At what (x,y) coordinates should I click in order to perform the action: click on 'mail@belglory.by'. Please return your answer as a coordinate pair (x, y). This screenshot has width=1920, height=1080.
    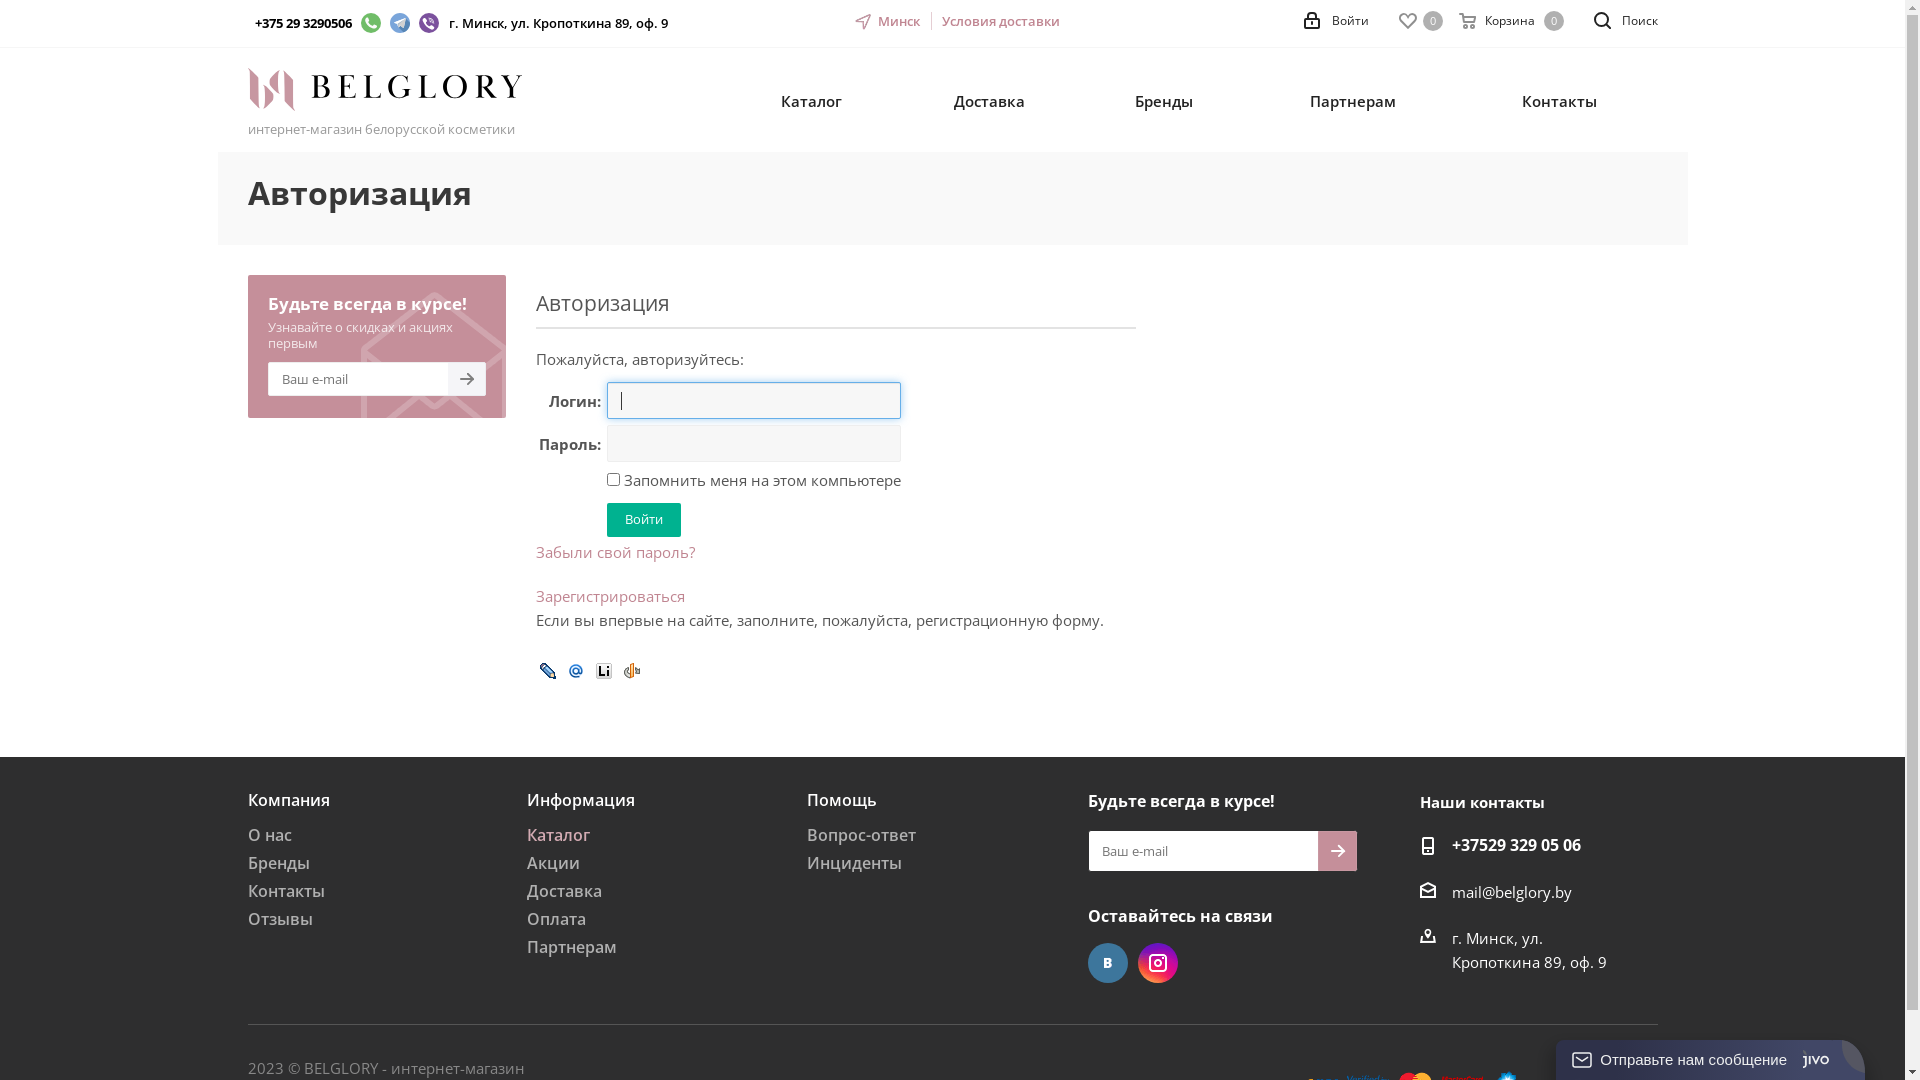
    Looking at the image, I should click on (1451, 890).